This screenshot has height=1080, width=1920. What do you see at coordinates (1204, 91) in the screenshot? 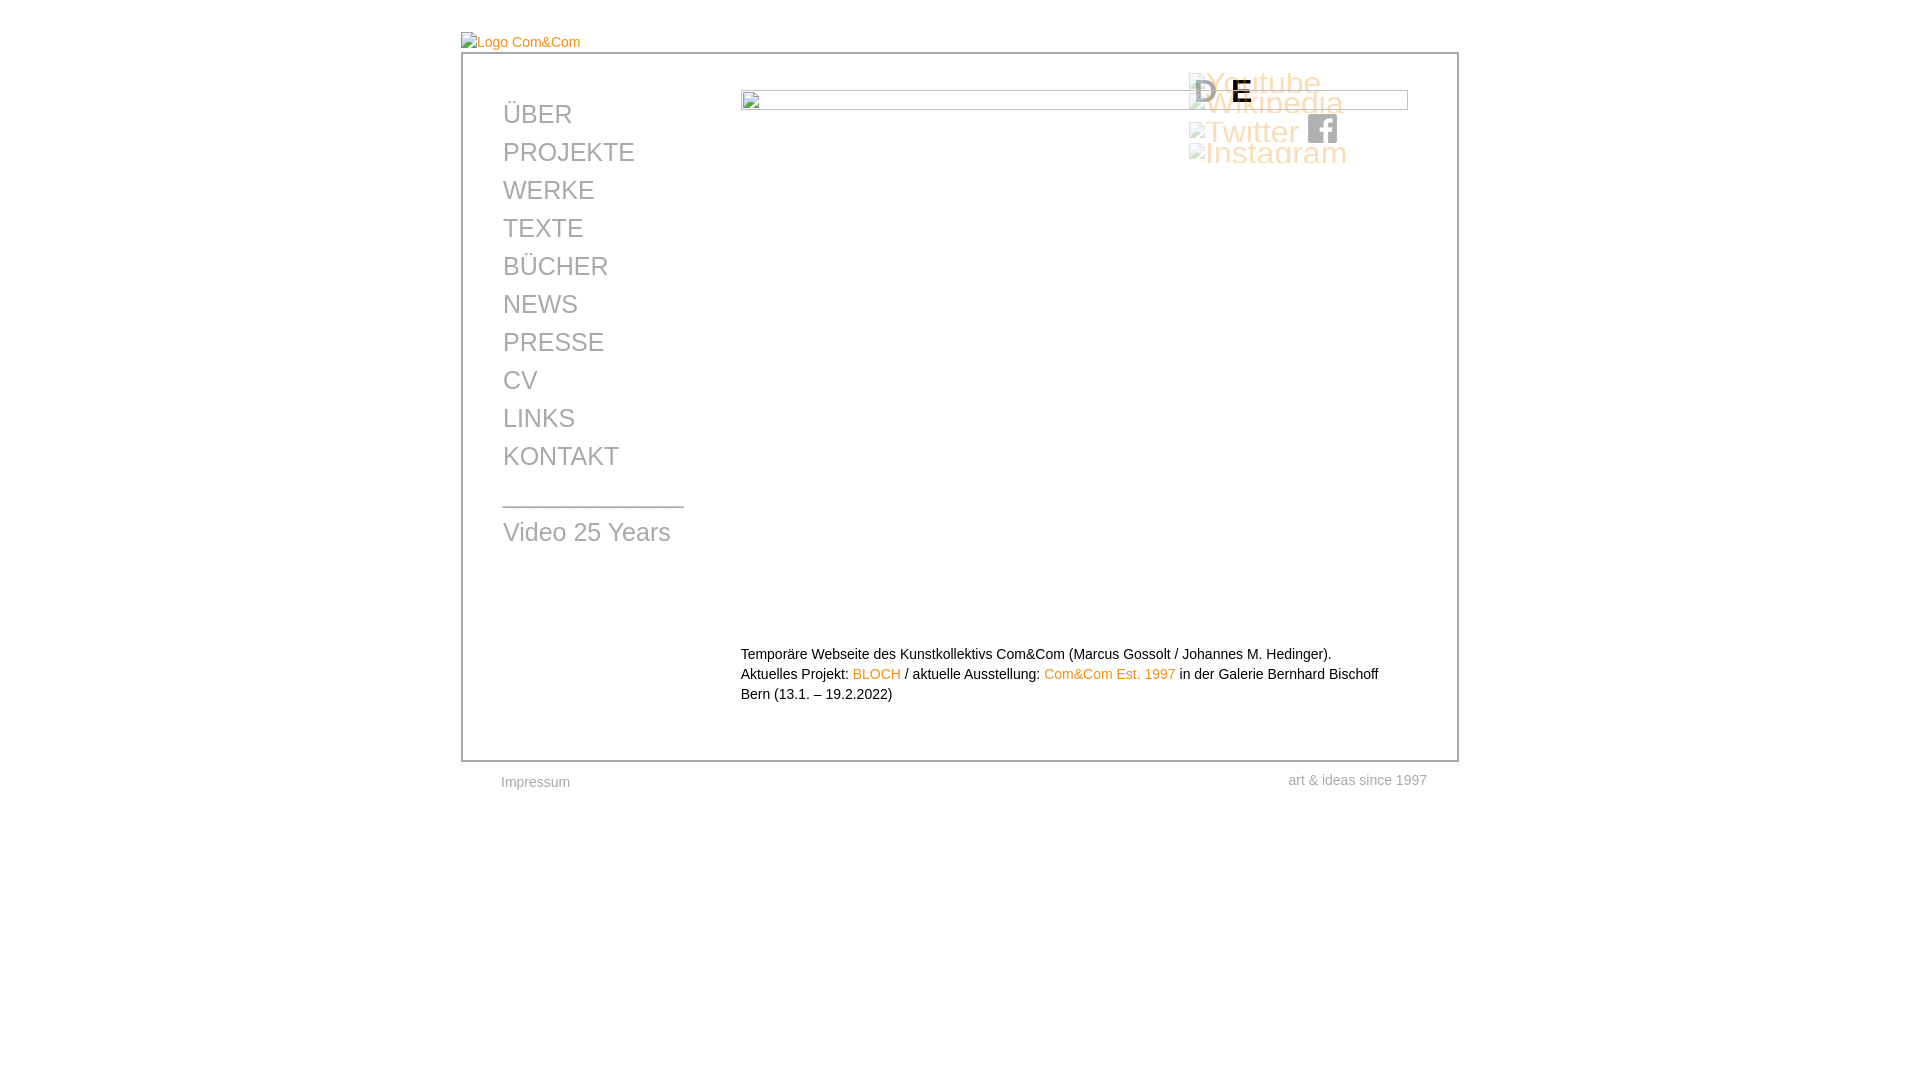
I see `'D'` at bounding box center [1204, 91].